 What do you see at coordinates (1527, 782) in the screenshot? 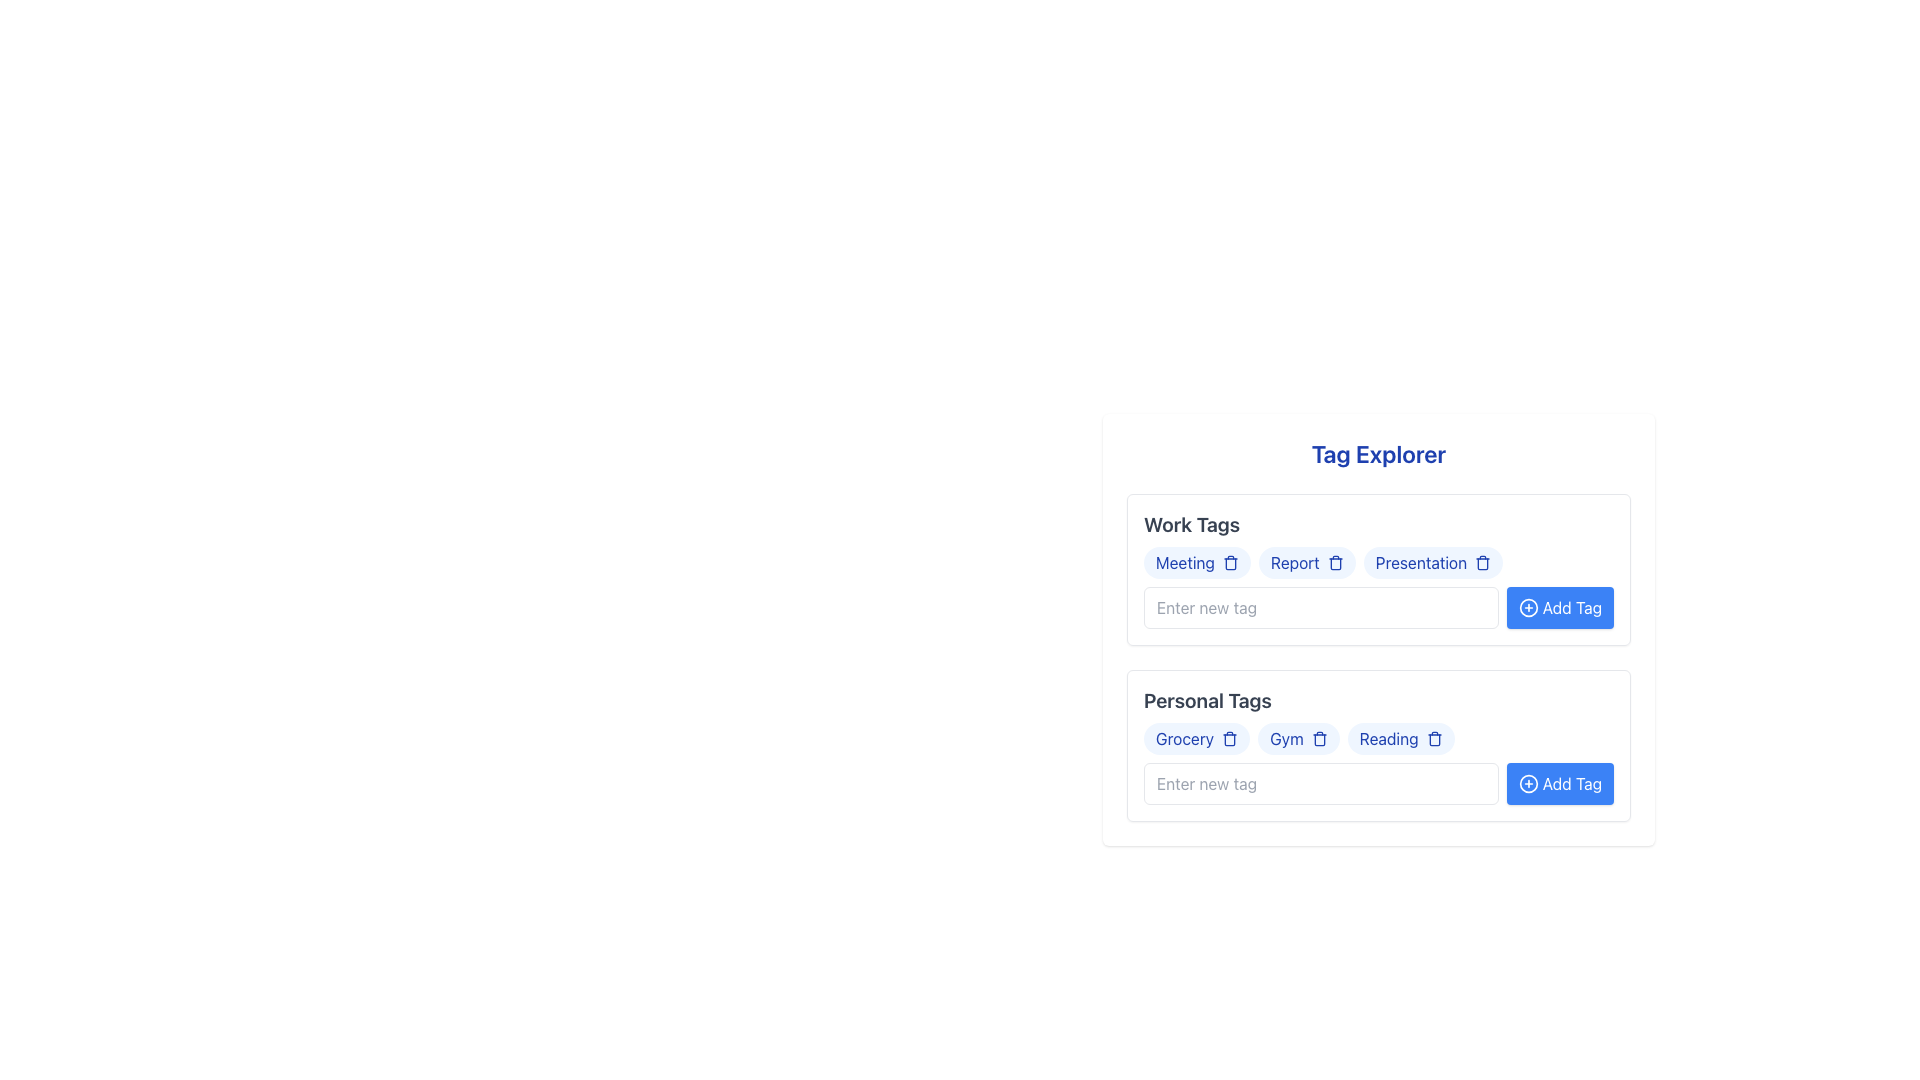
I see `the circle component of the 'Add Tag' button in the 'Personal Tags' section, which is part of an SVG graphic and visually represents an addition symbol` at bounding box center [1527, 782].